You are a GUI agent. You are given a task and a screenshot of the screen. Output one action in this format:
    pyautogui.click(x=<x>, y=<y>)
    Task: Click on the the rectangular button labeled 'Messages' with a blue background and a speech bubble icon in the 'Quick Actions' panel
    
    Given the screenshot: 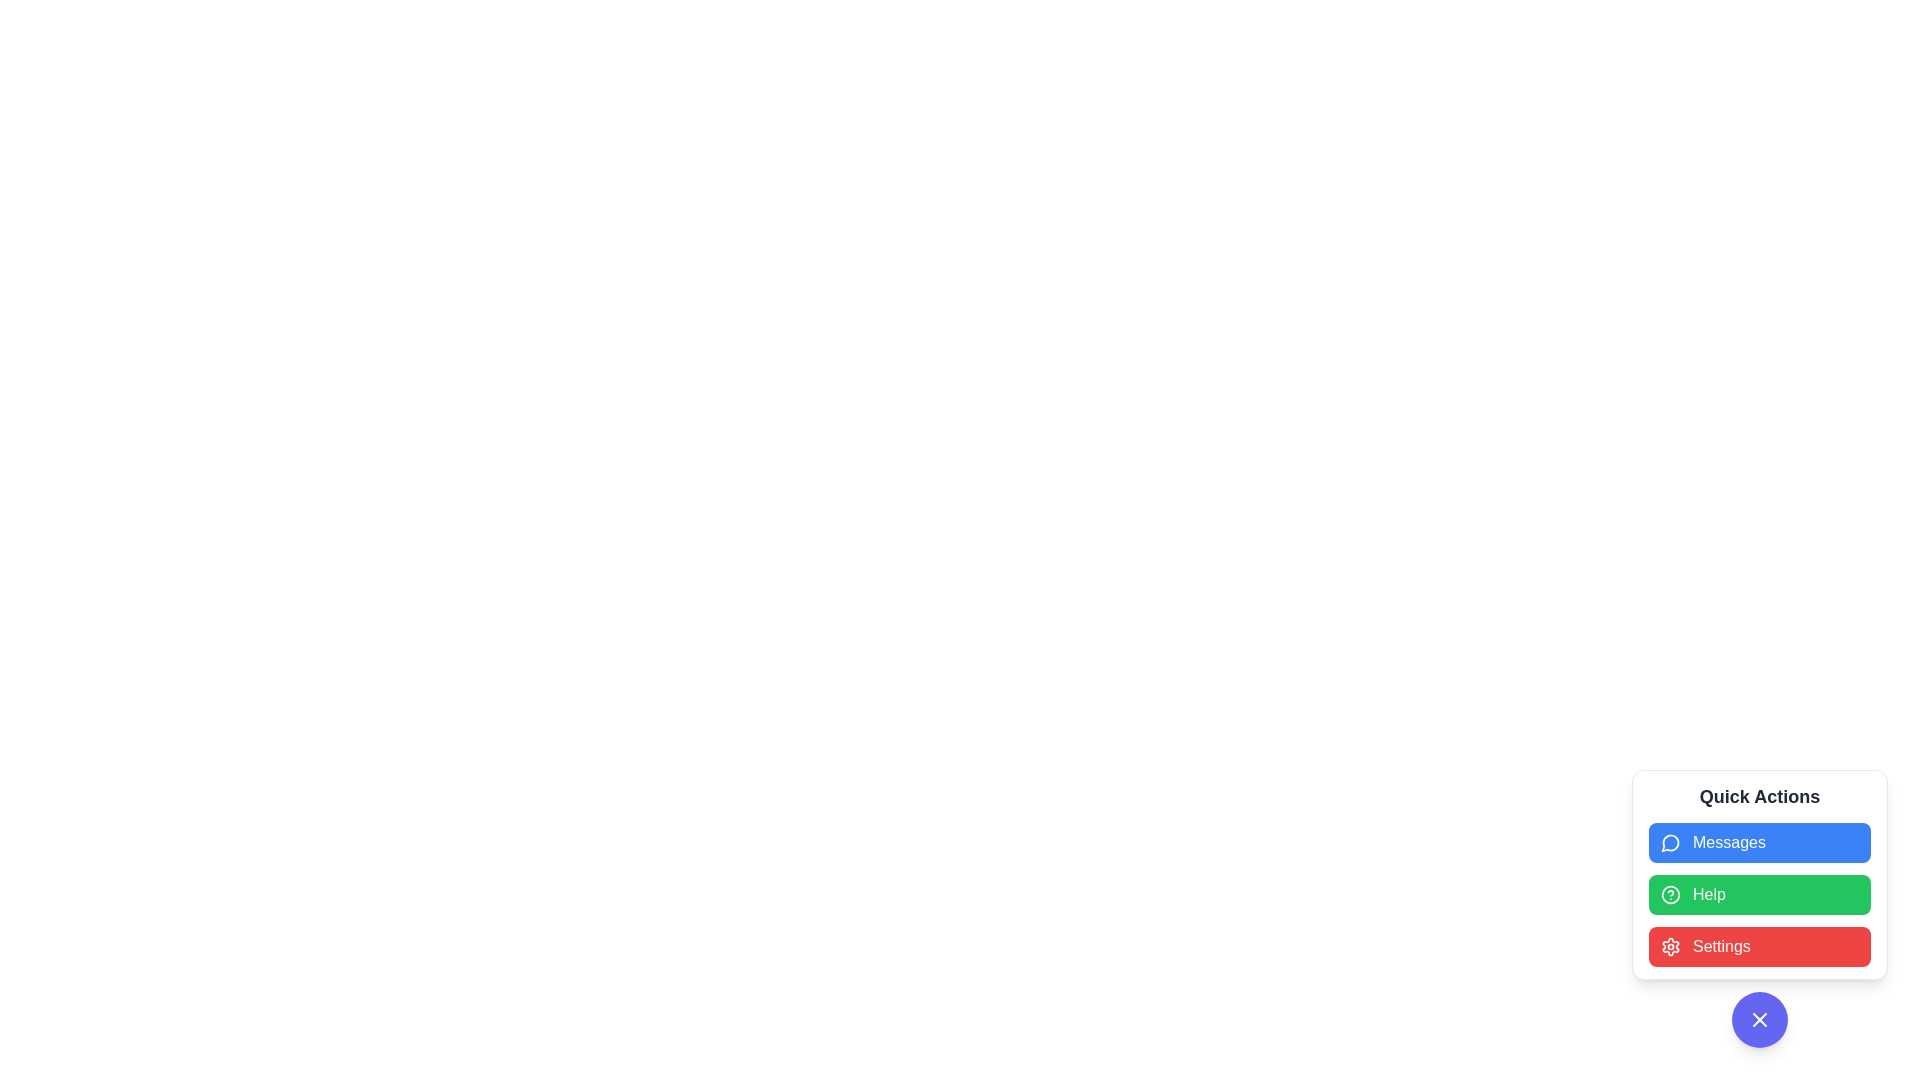 What is the action you would take?
    pyautogui.click(x=1760, y=843)
    